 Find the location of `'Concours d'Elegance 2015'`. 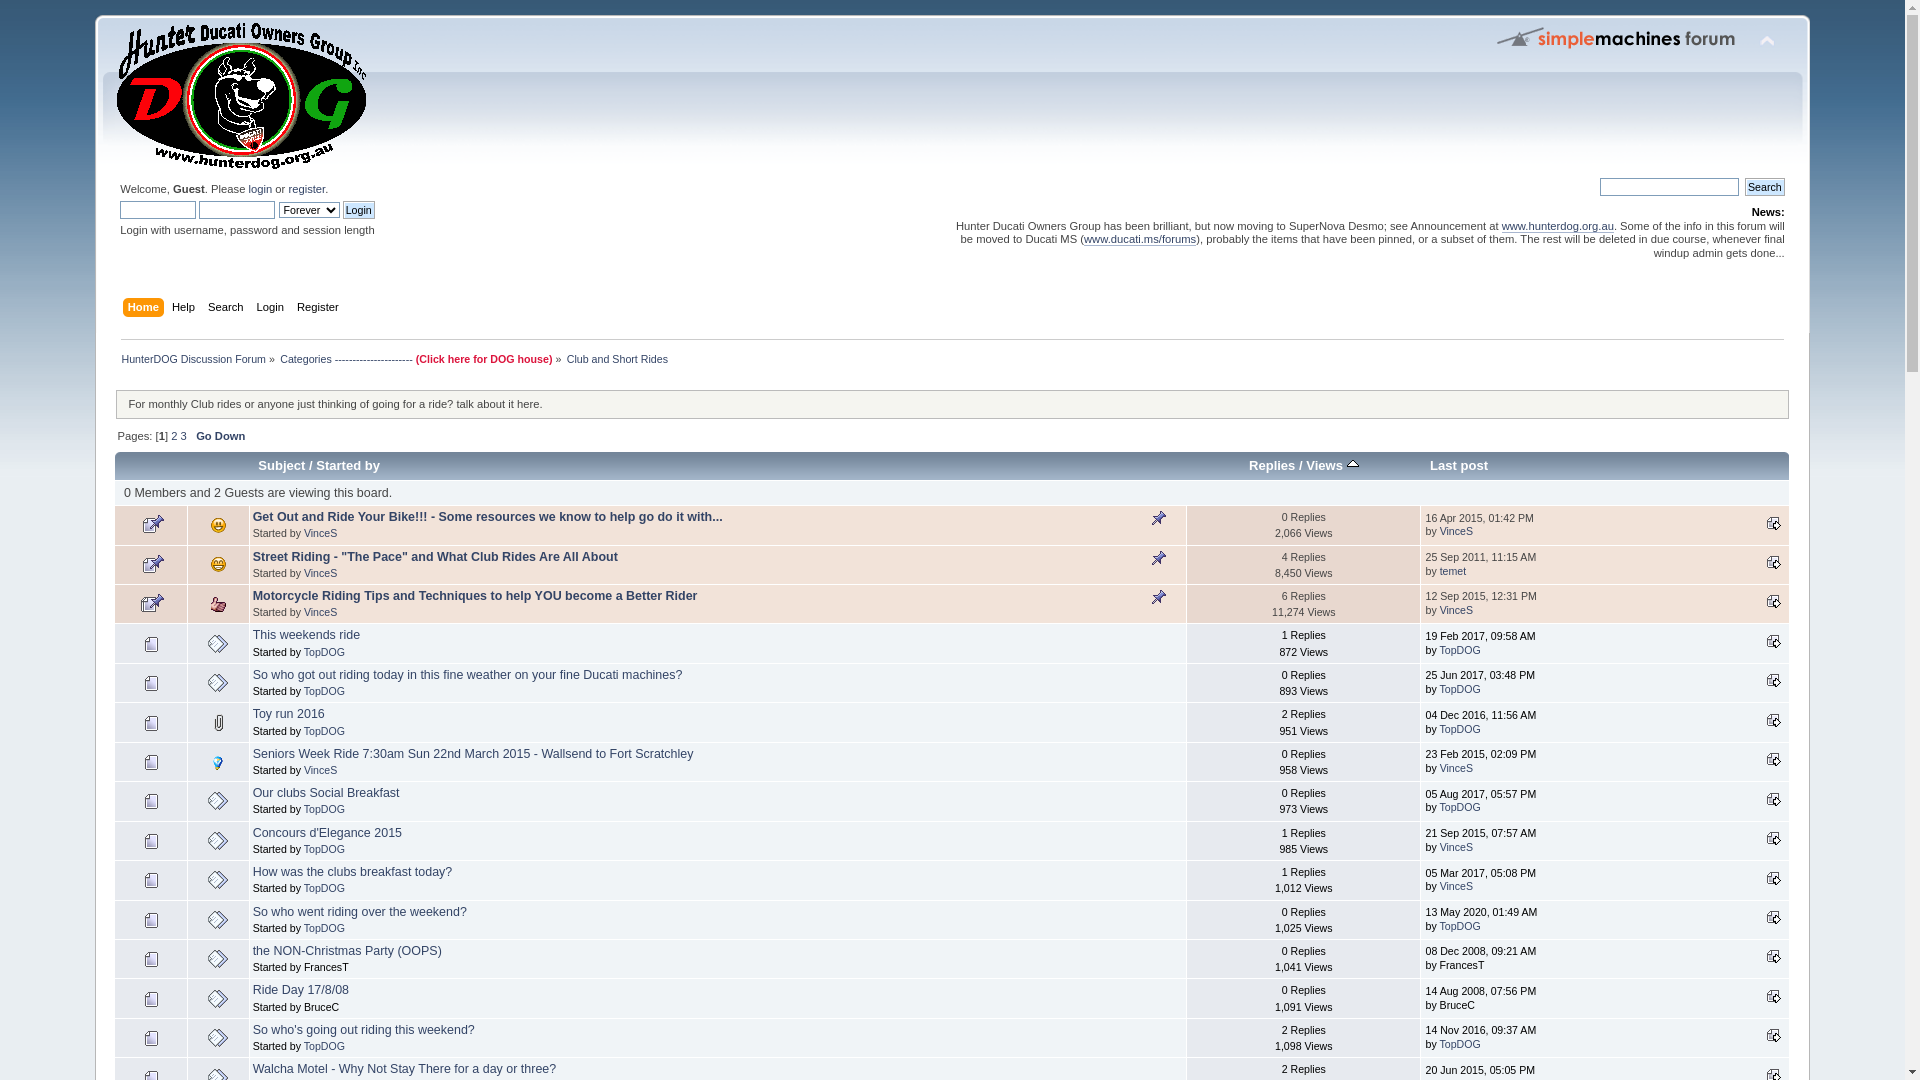

'Concours d'Elegance 2015' is located at coordinates (327, 833).